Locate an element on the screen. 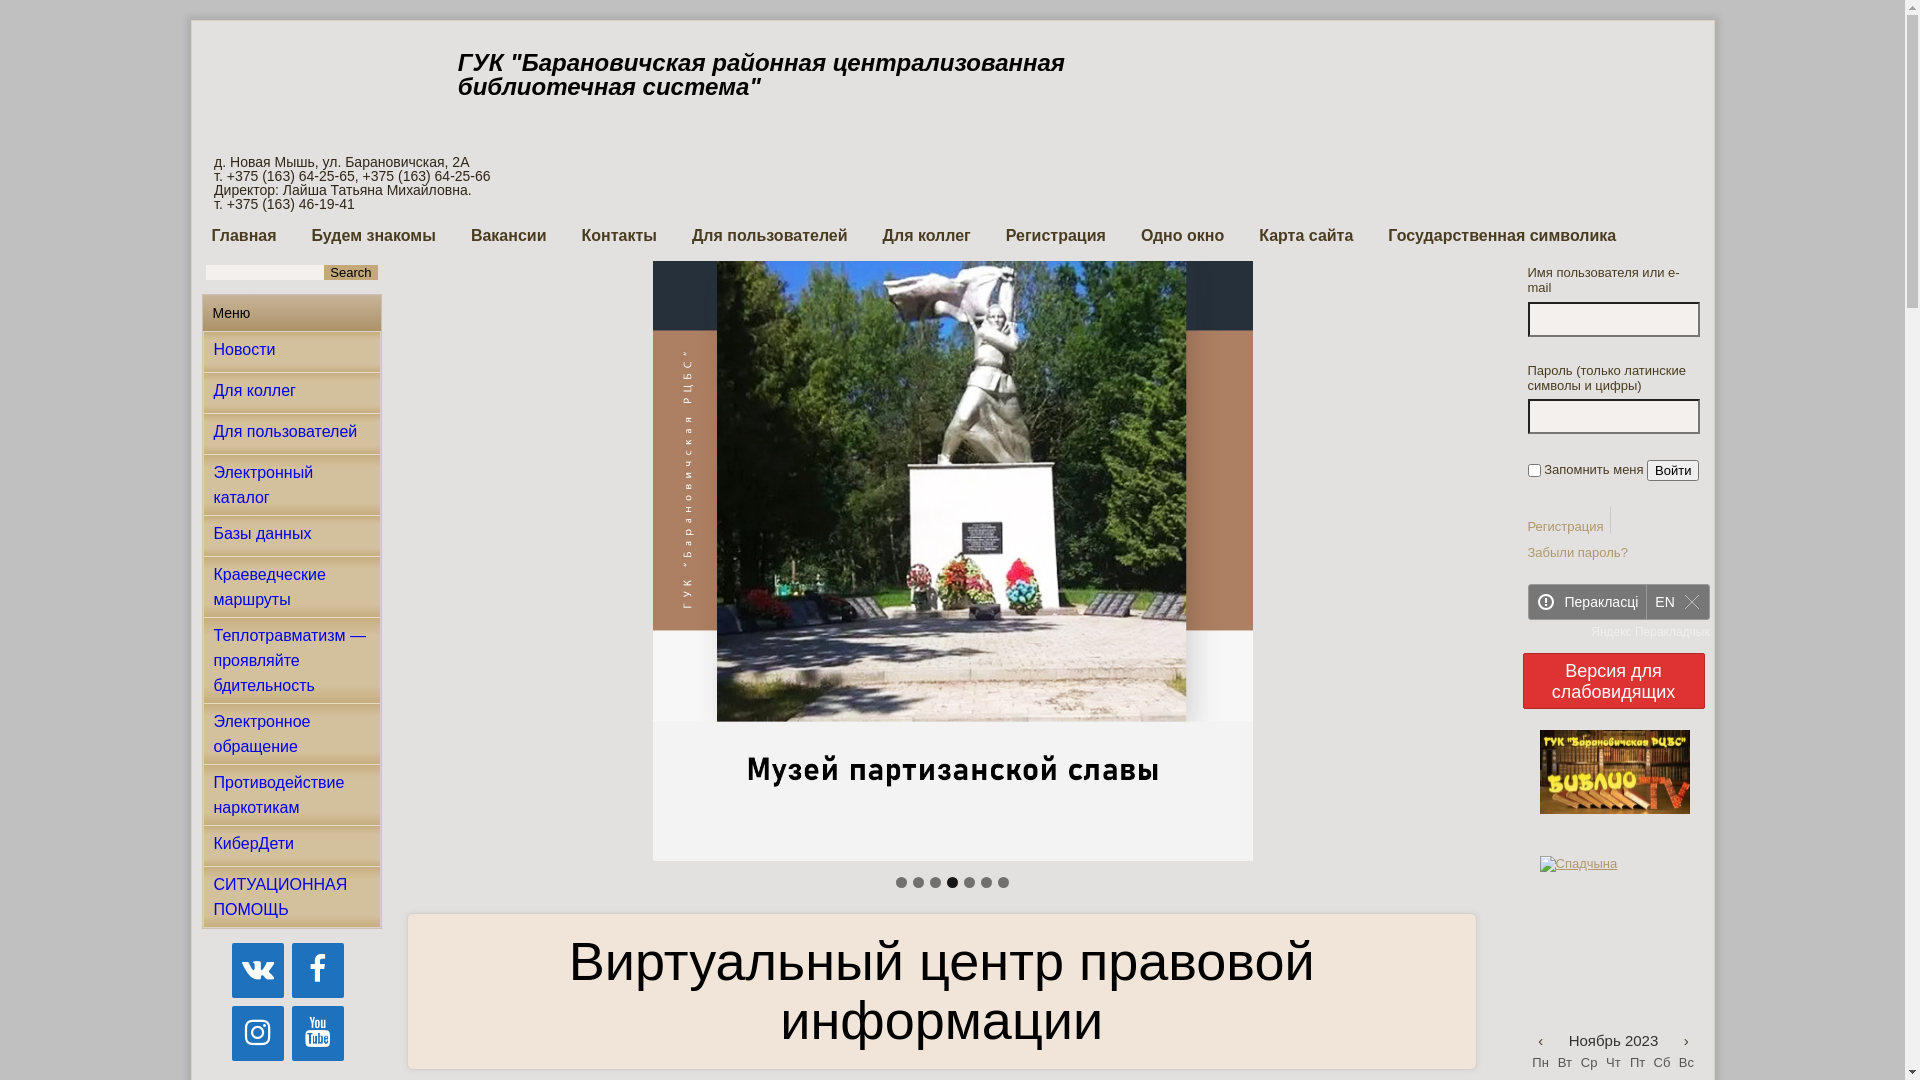  'YouTube' is located at coordinates (291, 1033).